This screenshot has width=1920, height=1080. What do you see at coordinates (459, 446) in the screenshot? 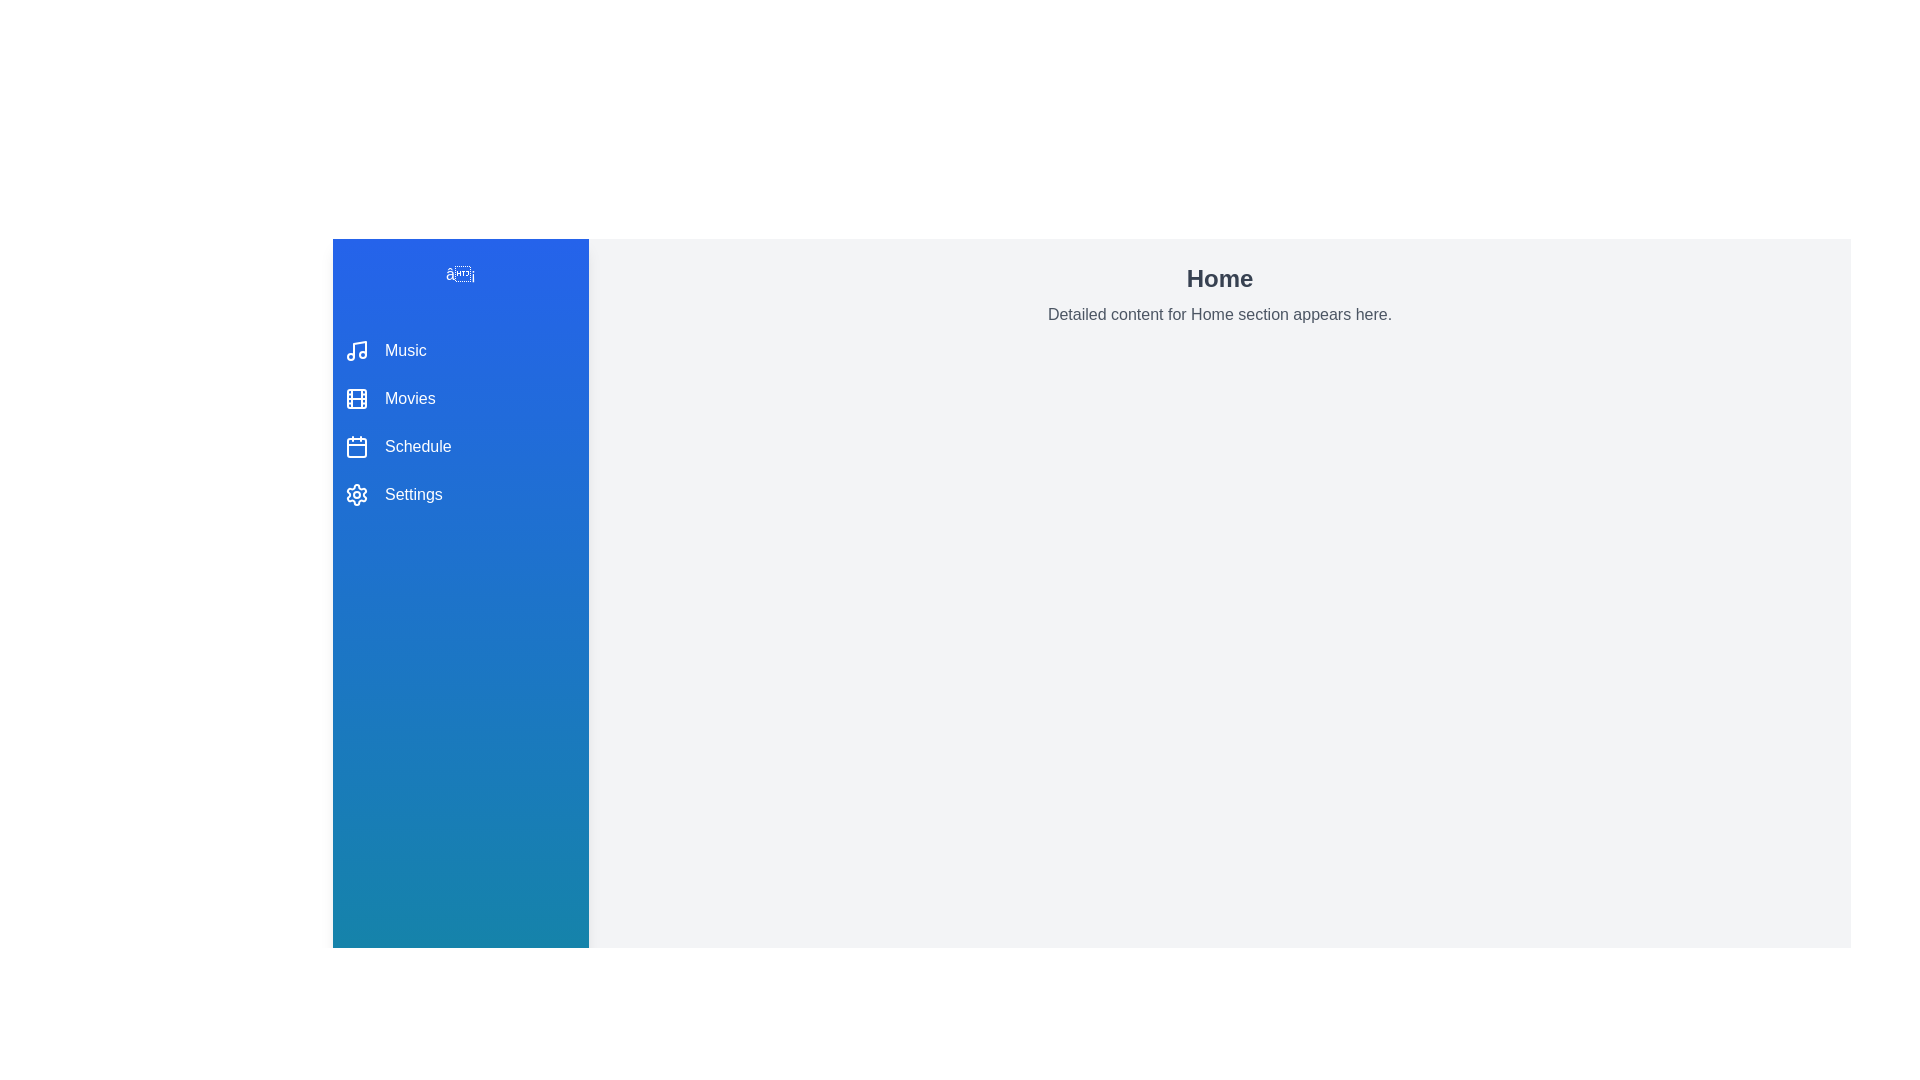
I see `the menu item Schedule` at bounding box center [459, 446].